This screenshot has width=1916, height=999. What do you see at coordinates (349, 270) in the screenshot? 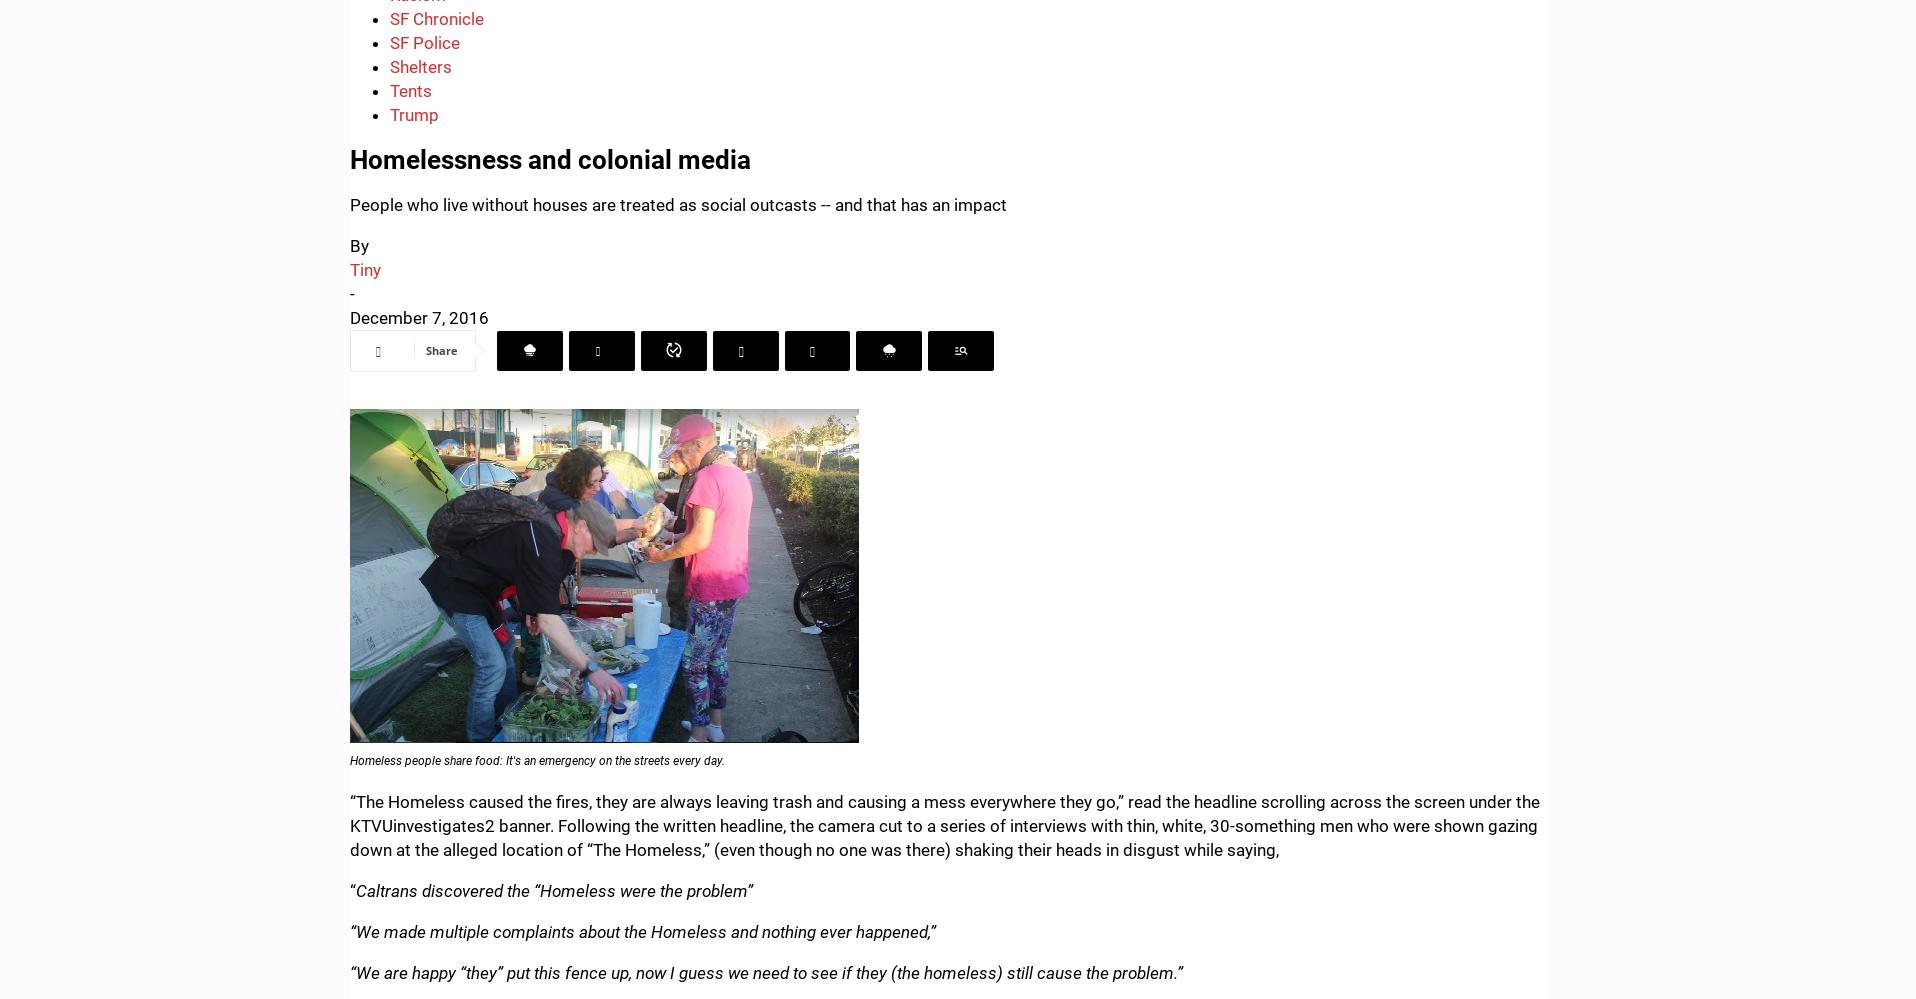
I see `'Tiny'` at bounding box center [349, 270].